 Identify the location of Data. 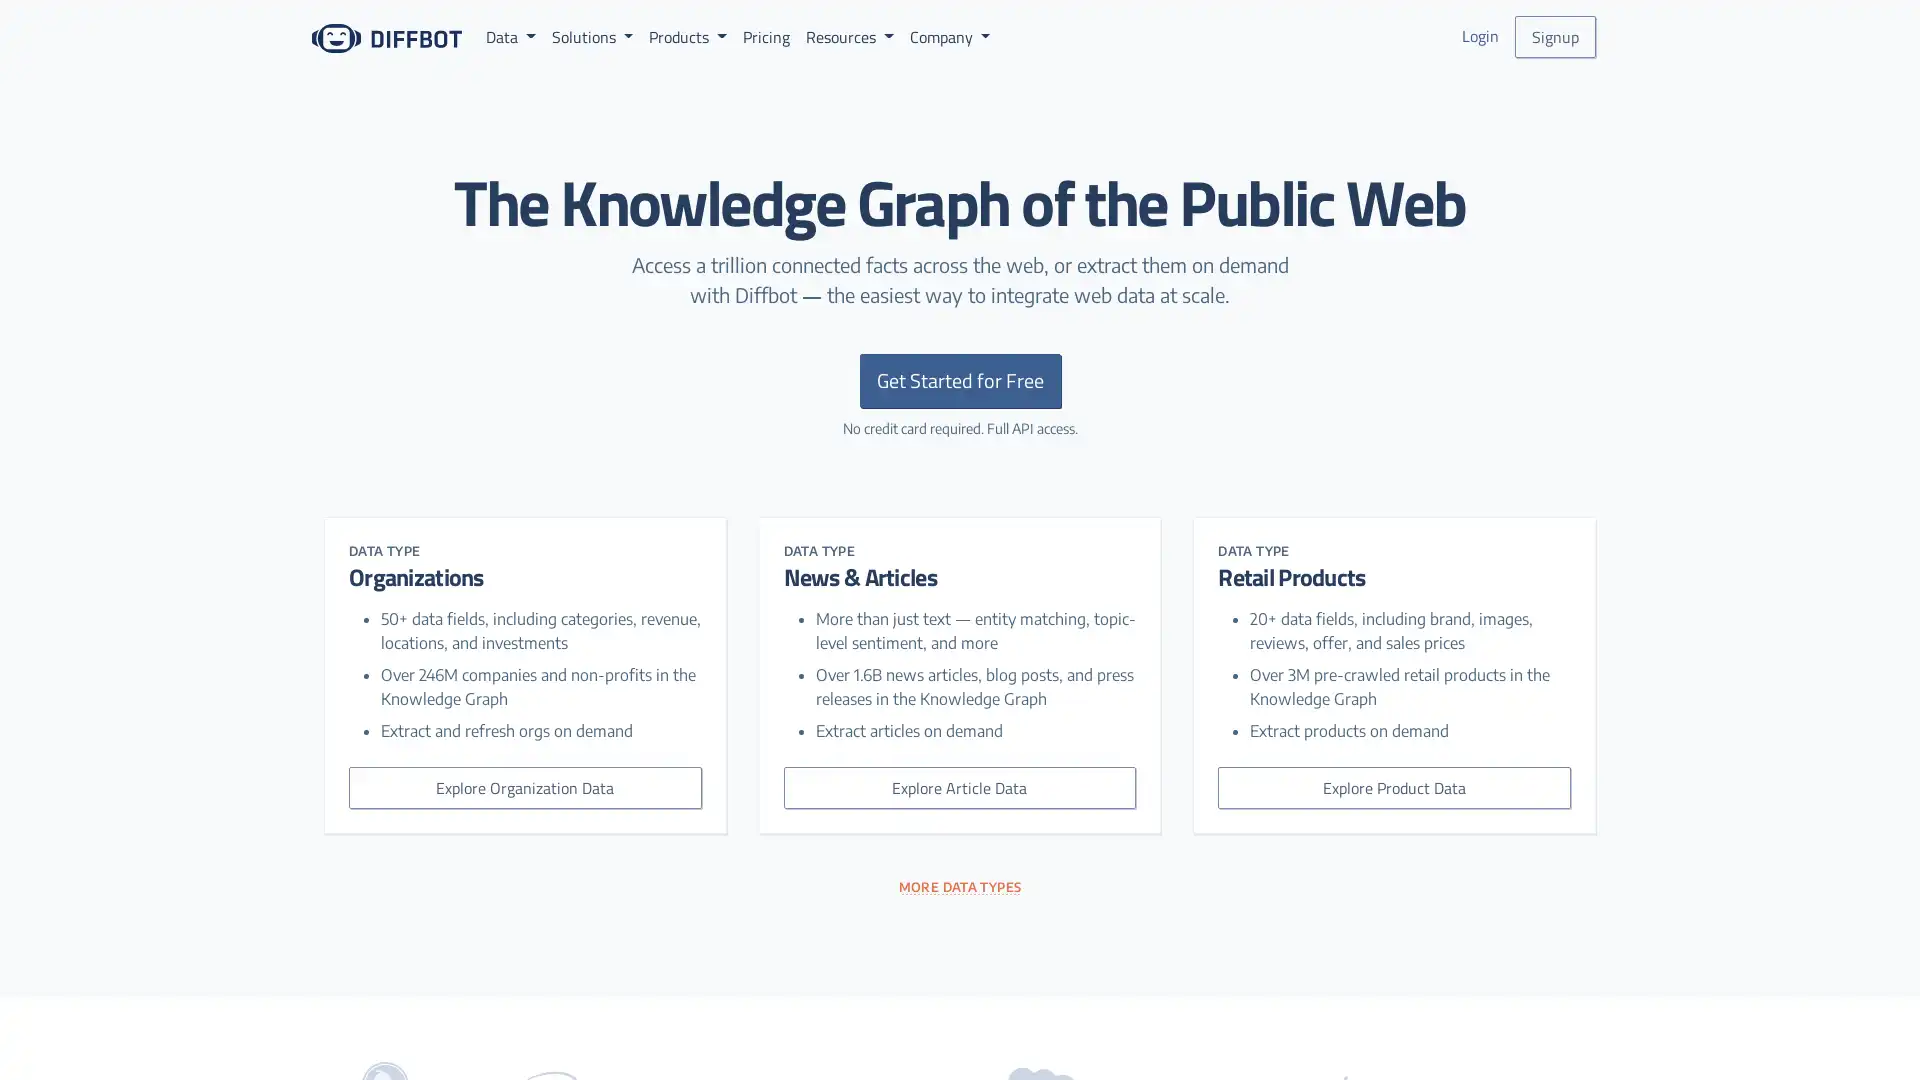
(510, 37).